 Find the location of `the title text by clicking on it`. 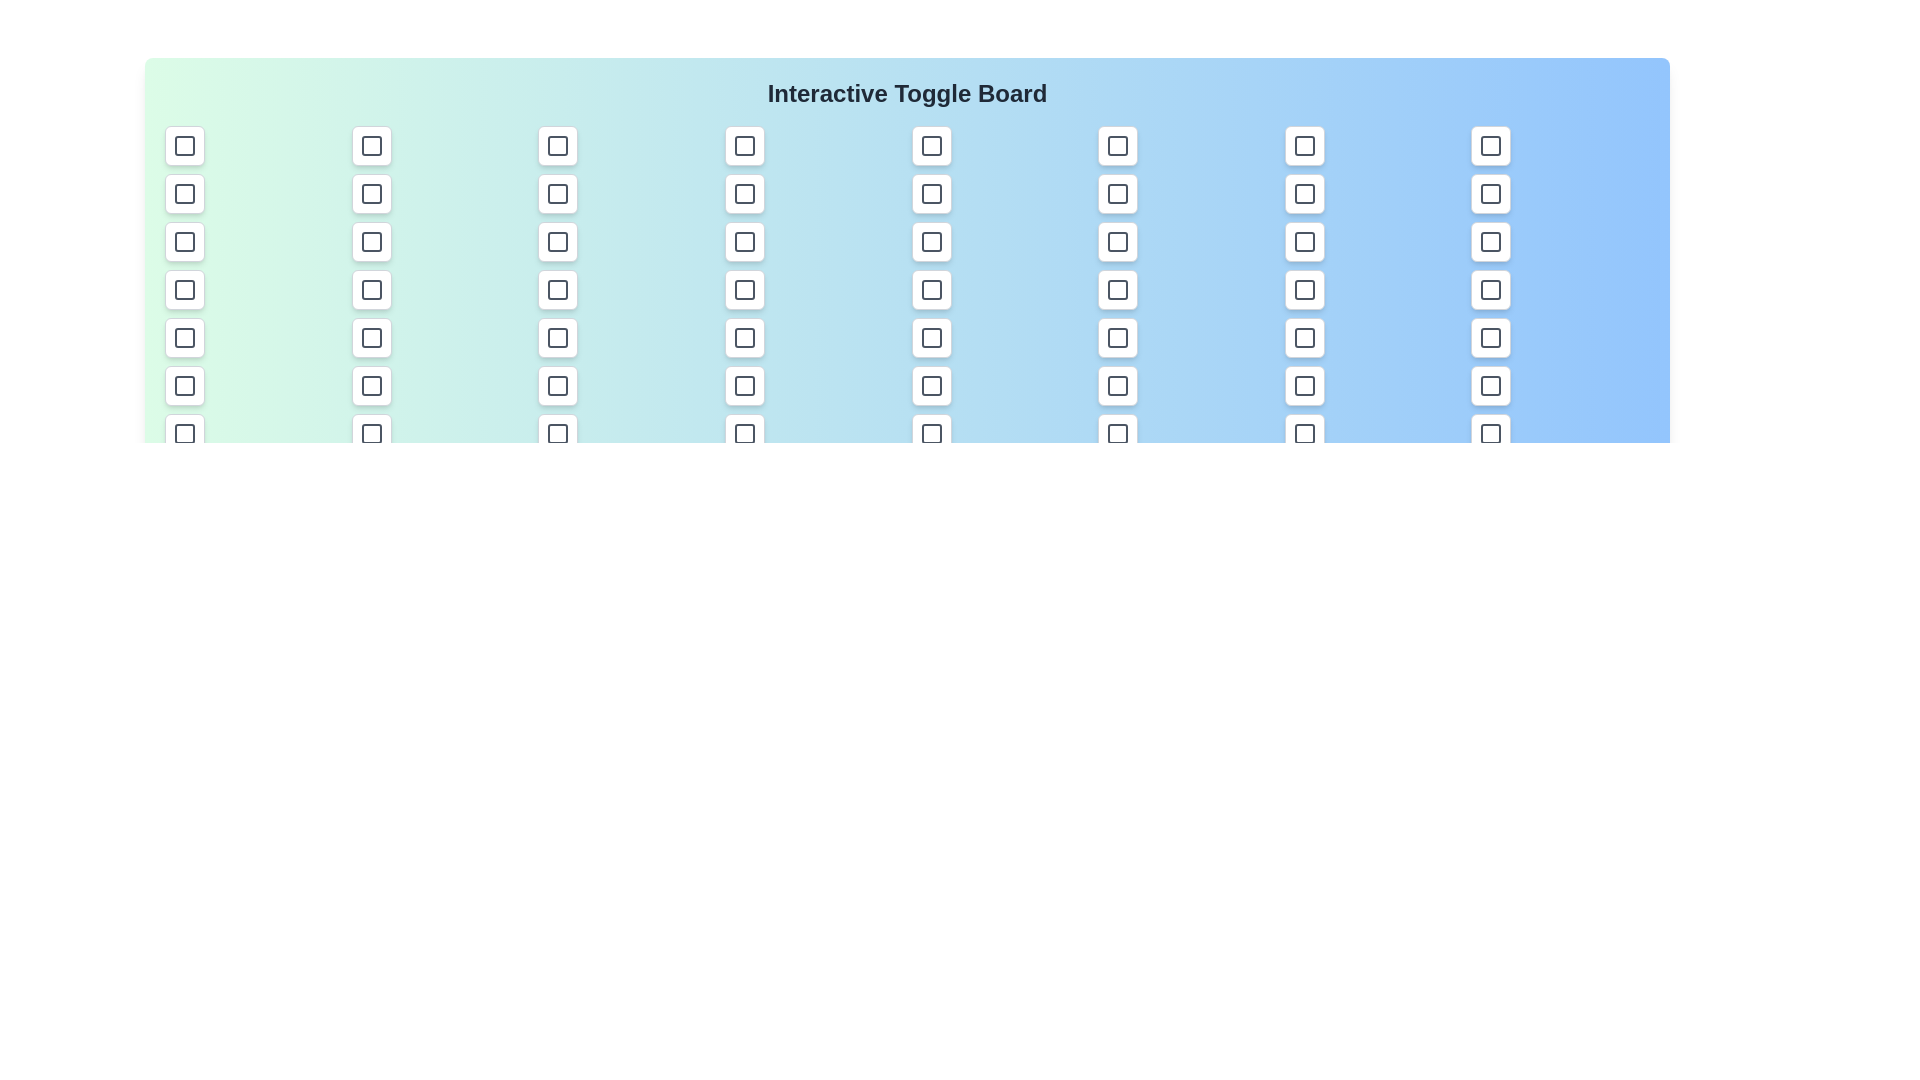

the title text by clicking on it is located at coordinates (906, 93).